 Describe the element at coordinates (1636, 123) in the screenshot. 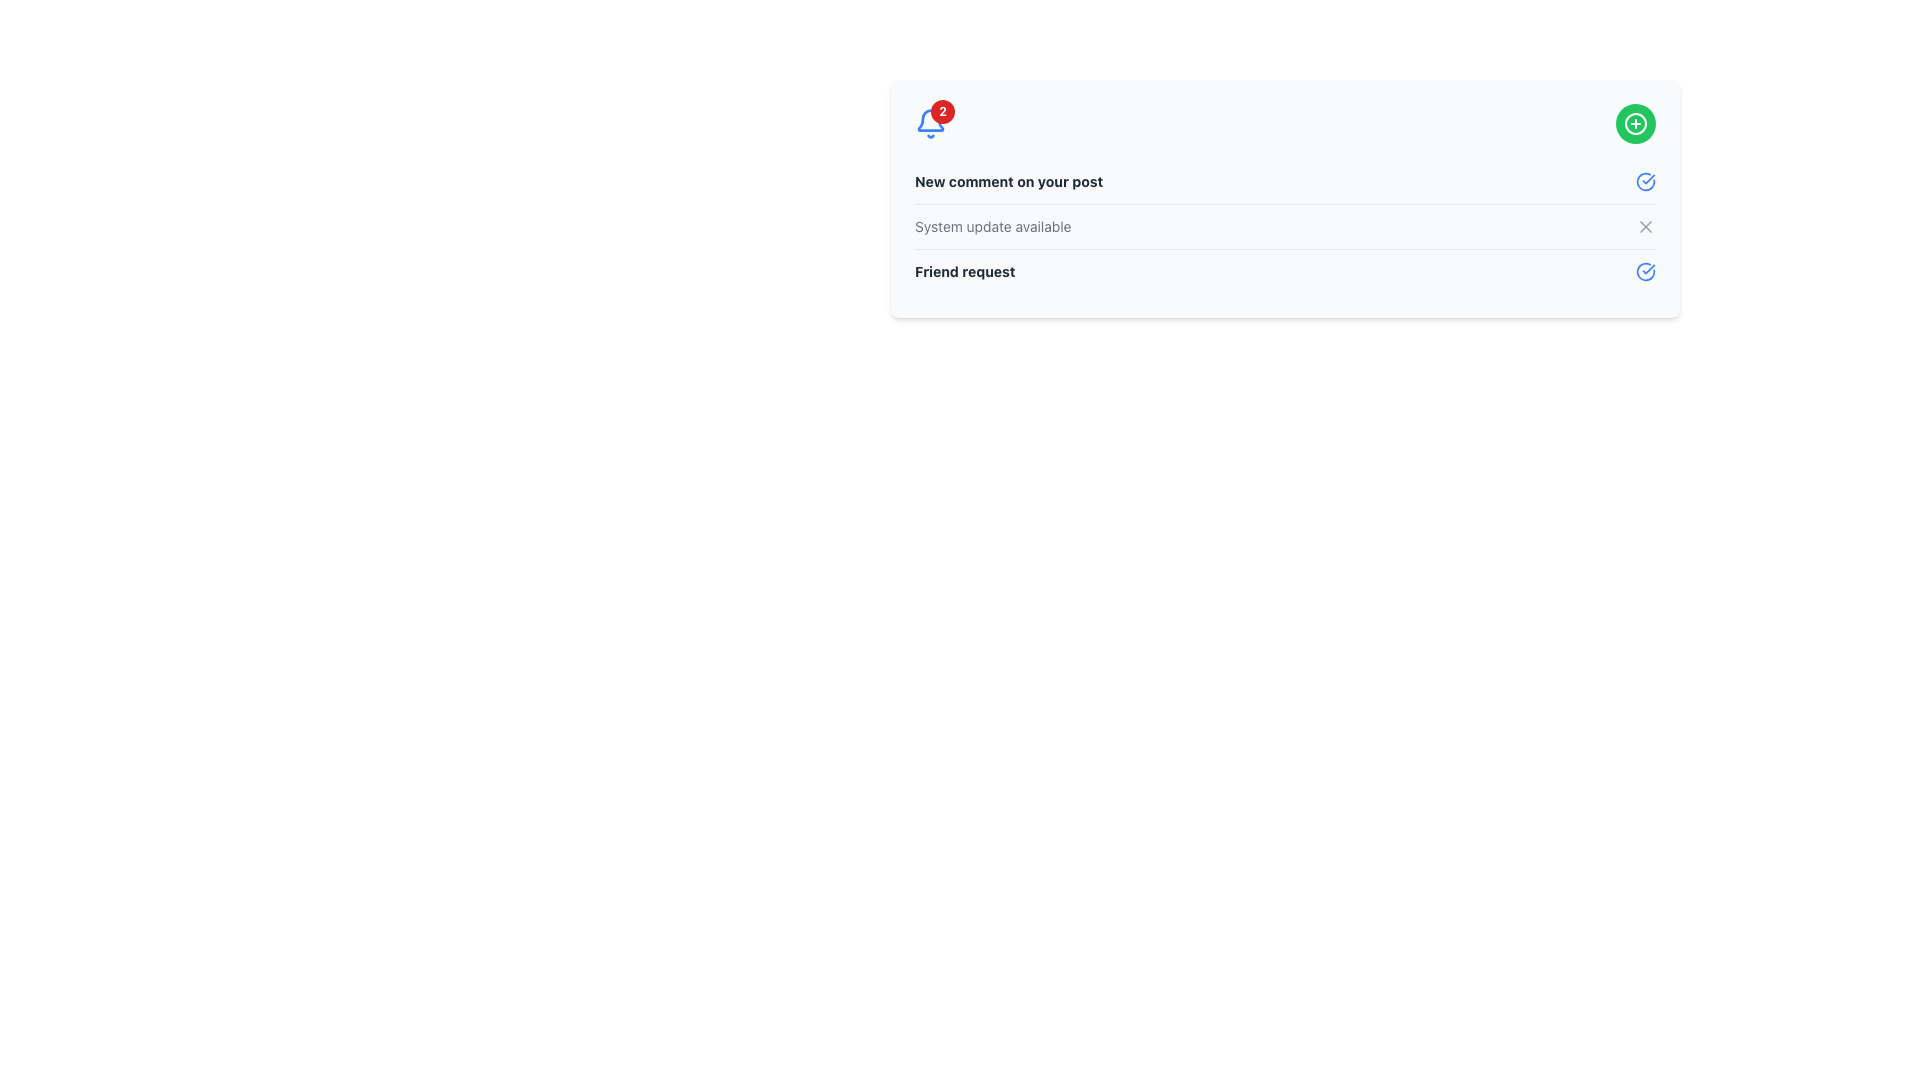

I see `the 'add' button located at the top-right corner of the notification card` at that location.